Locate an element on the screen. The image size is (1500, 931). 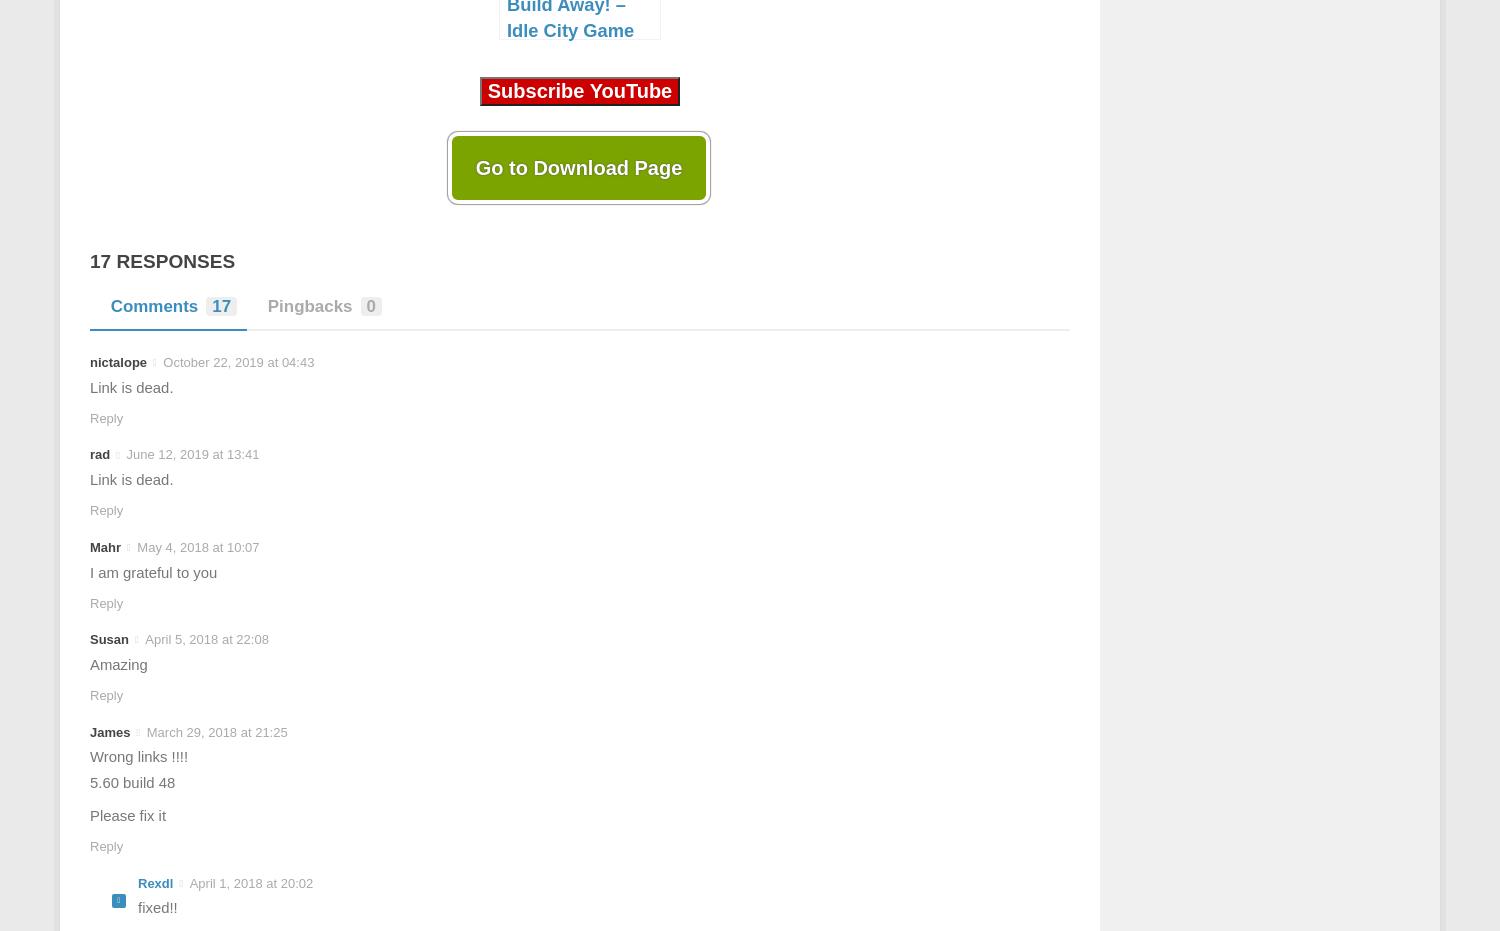
'nictalope' is located at coordinates (117, 362).